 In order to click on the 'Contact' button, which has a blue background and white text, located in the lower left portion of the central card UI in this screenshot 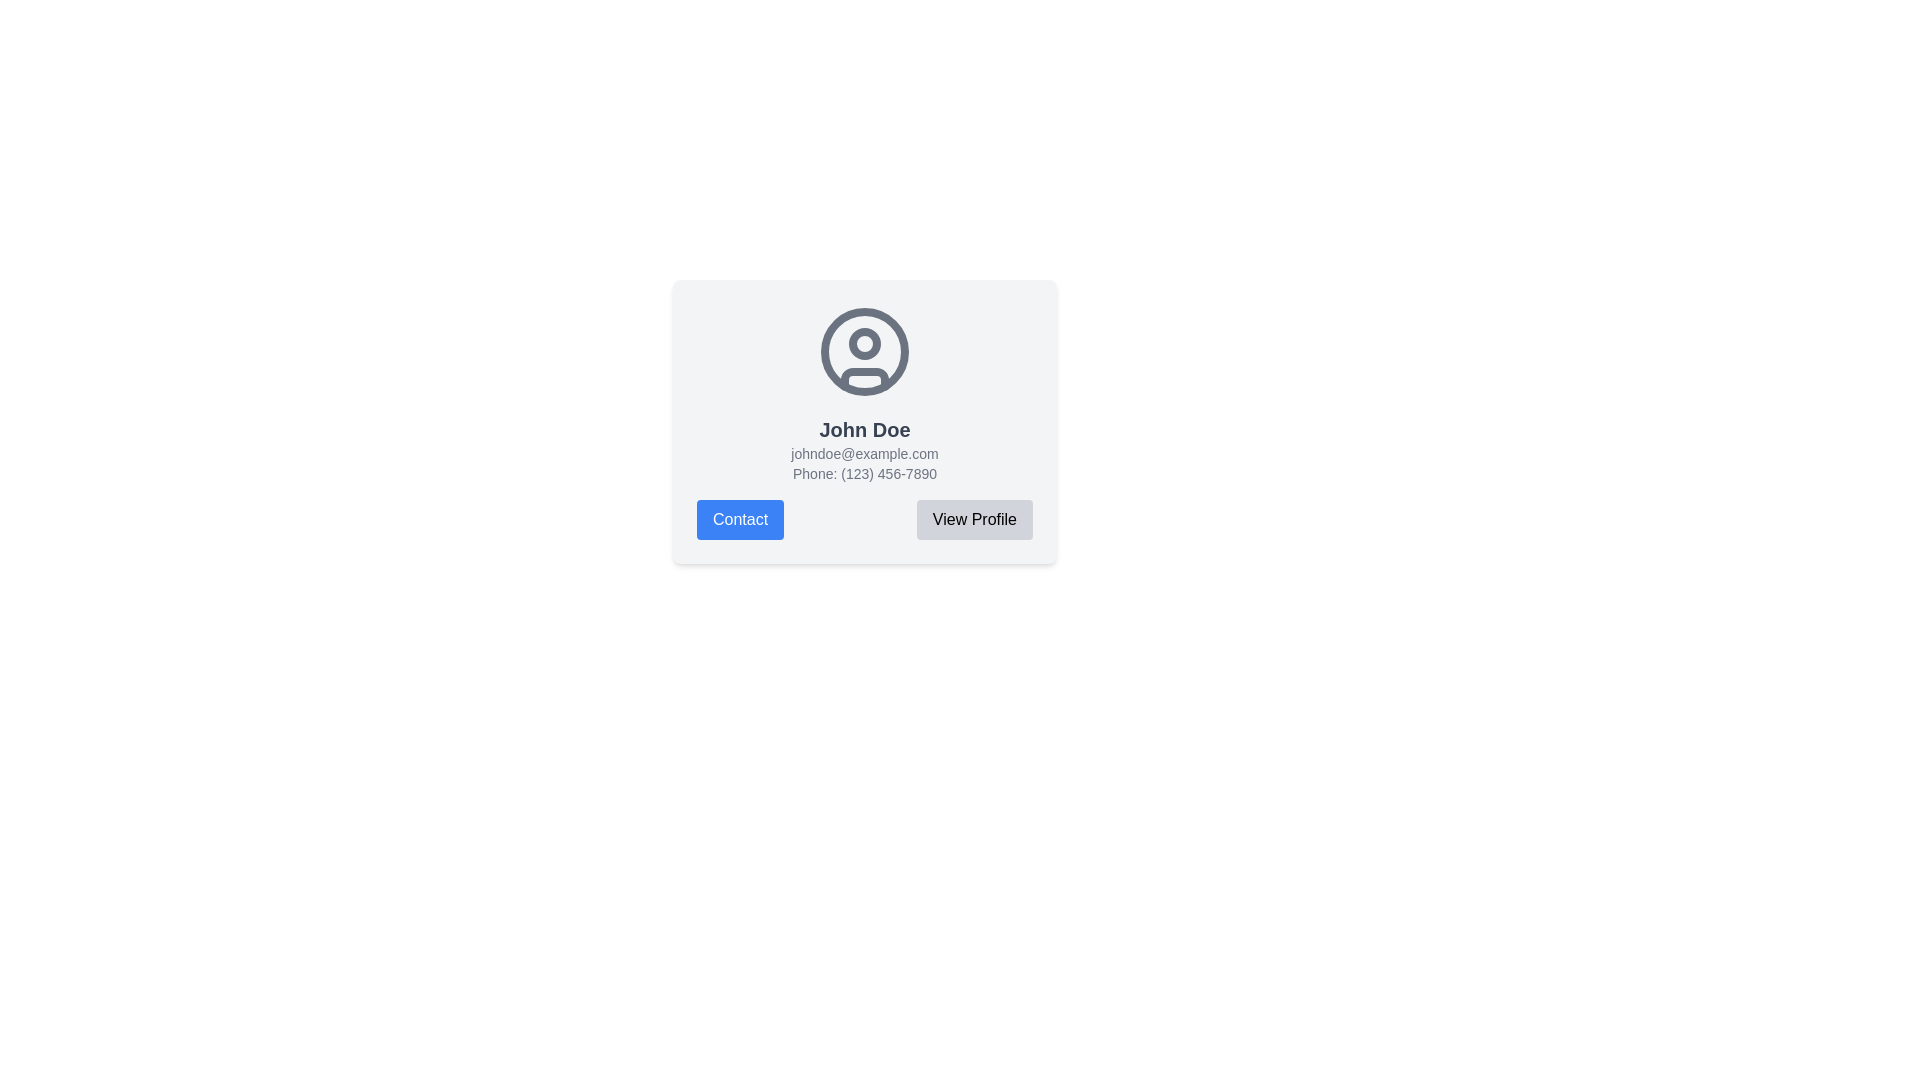, I will do `click(739, 519)`.